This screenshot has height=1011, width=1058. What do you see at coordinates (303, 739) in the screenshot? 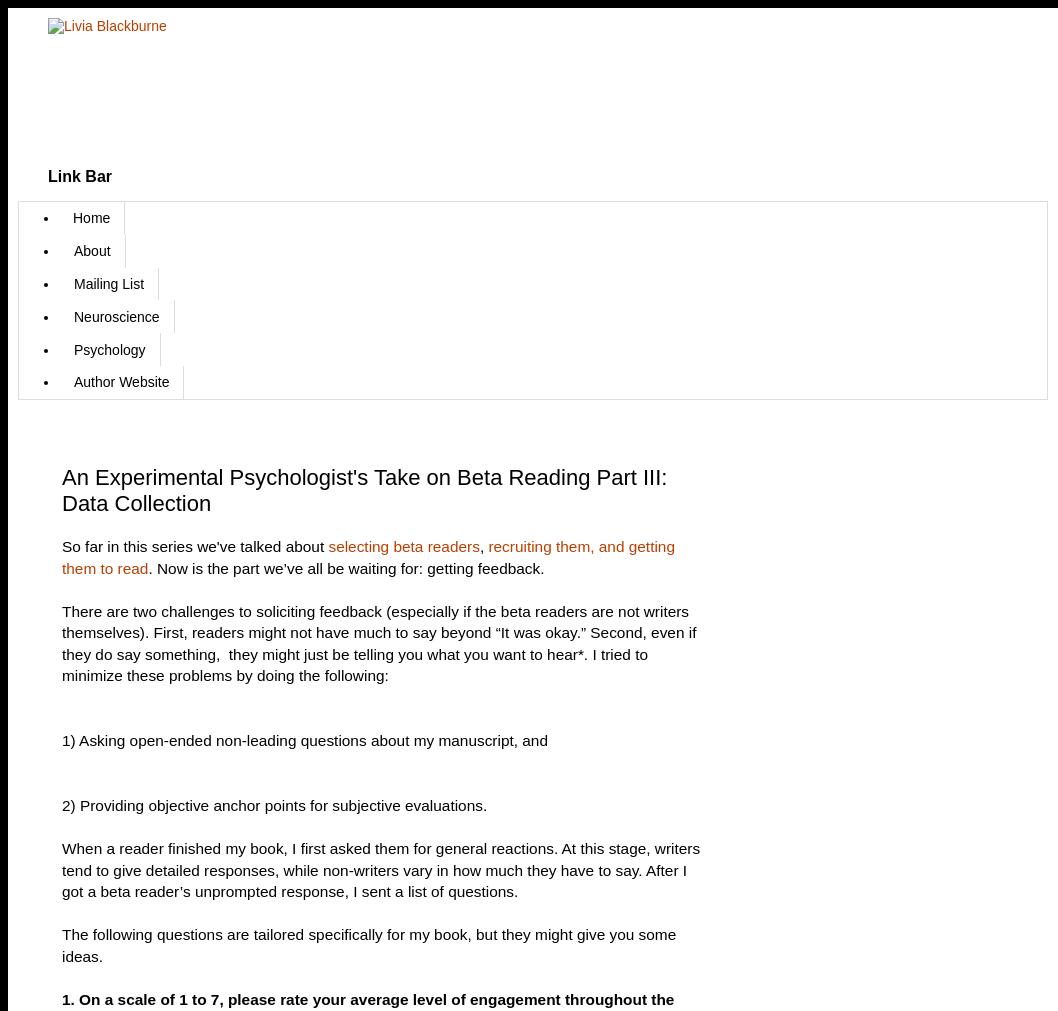
I see `'1) Asking open-ended non-leading questions about my manuscript, and'` at bounding box center [303, 739].